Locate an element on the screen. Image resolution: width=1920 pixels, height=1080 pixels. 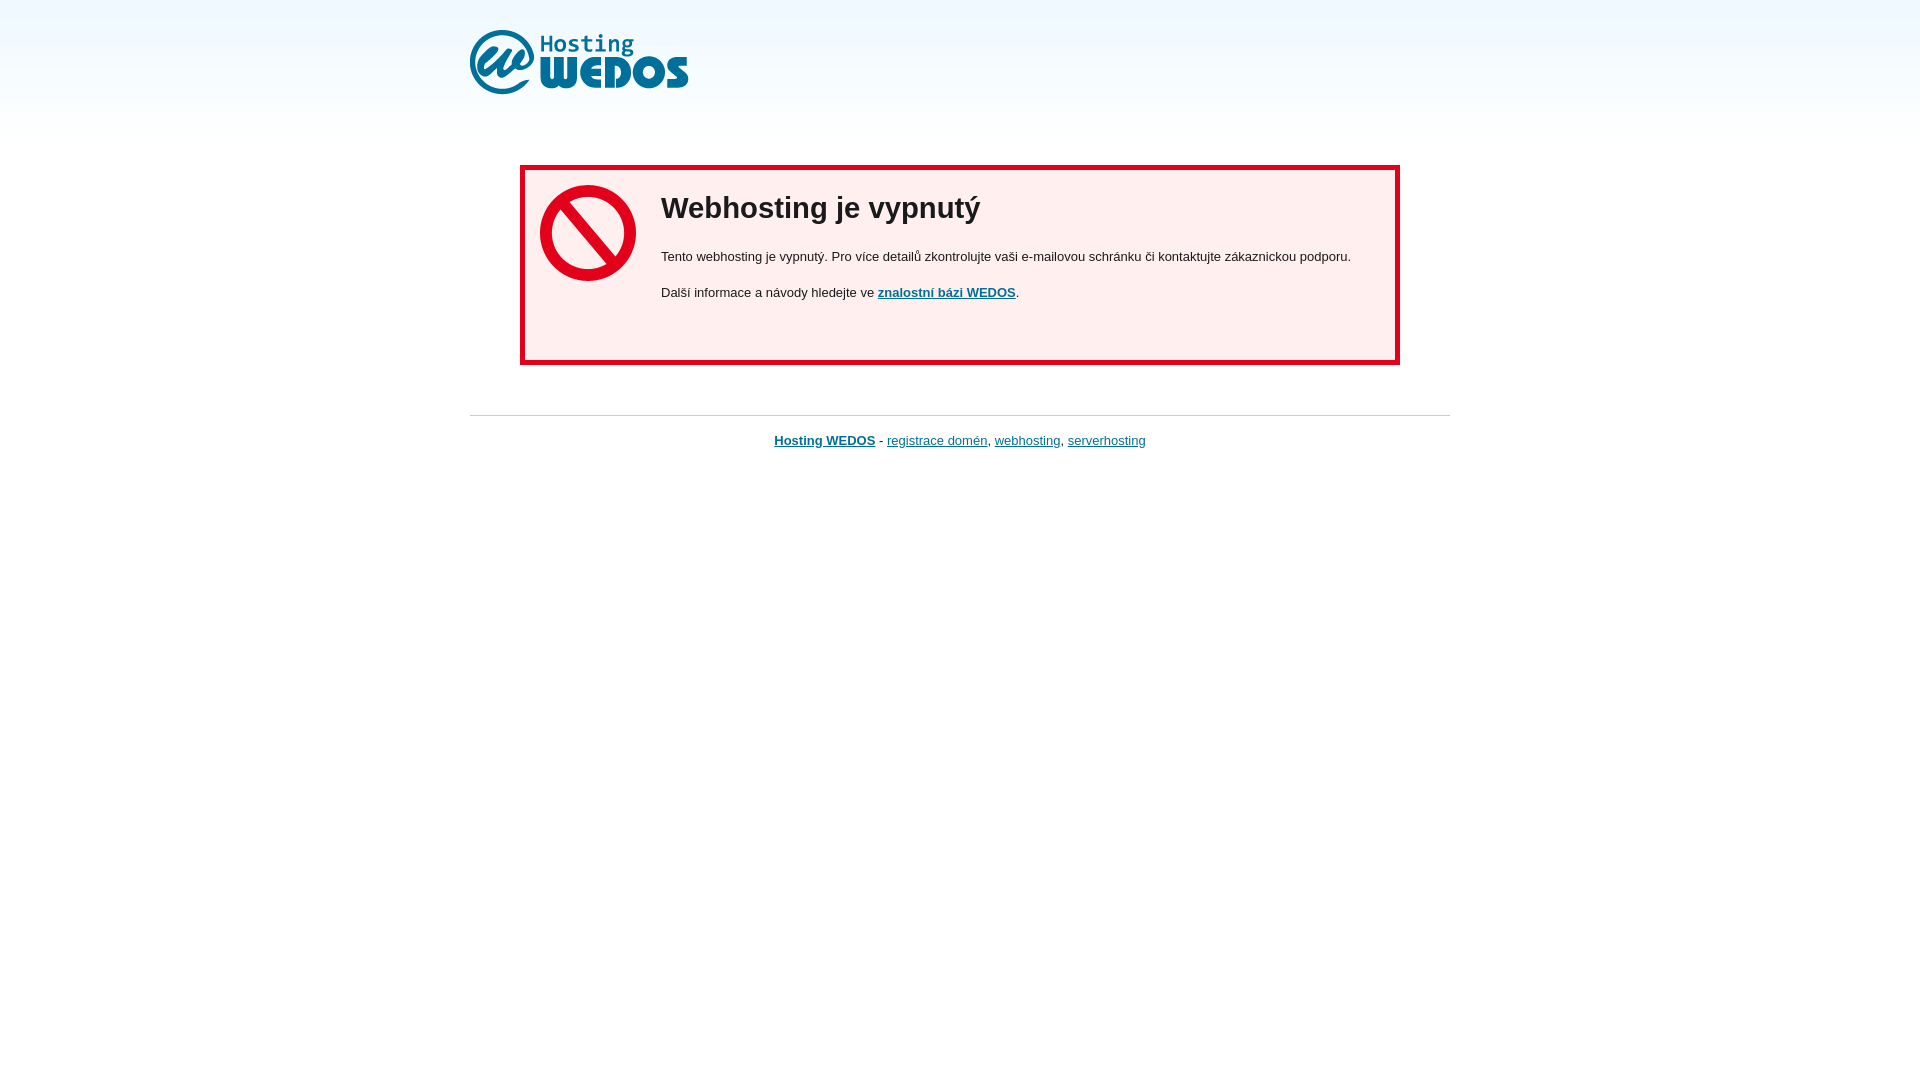
'Hosting WEDOS' is located at coordinates (824, 439).